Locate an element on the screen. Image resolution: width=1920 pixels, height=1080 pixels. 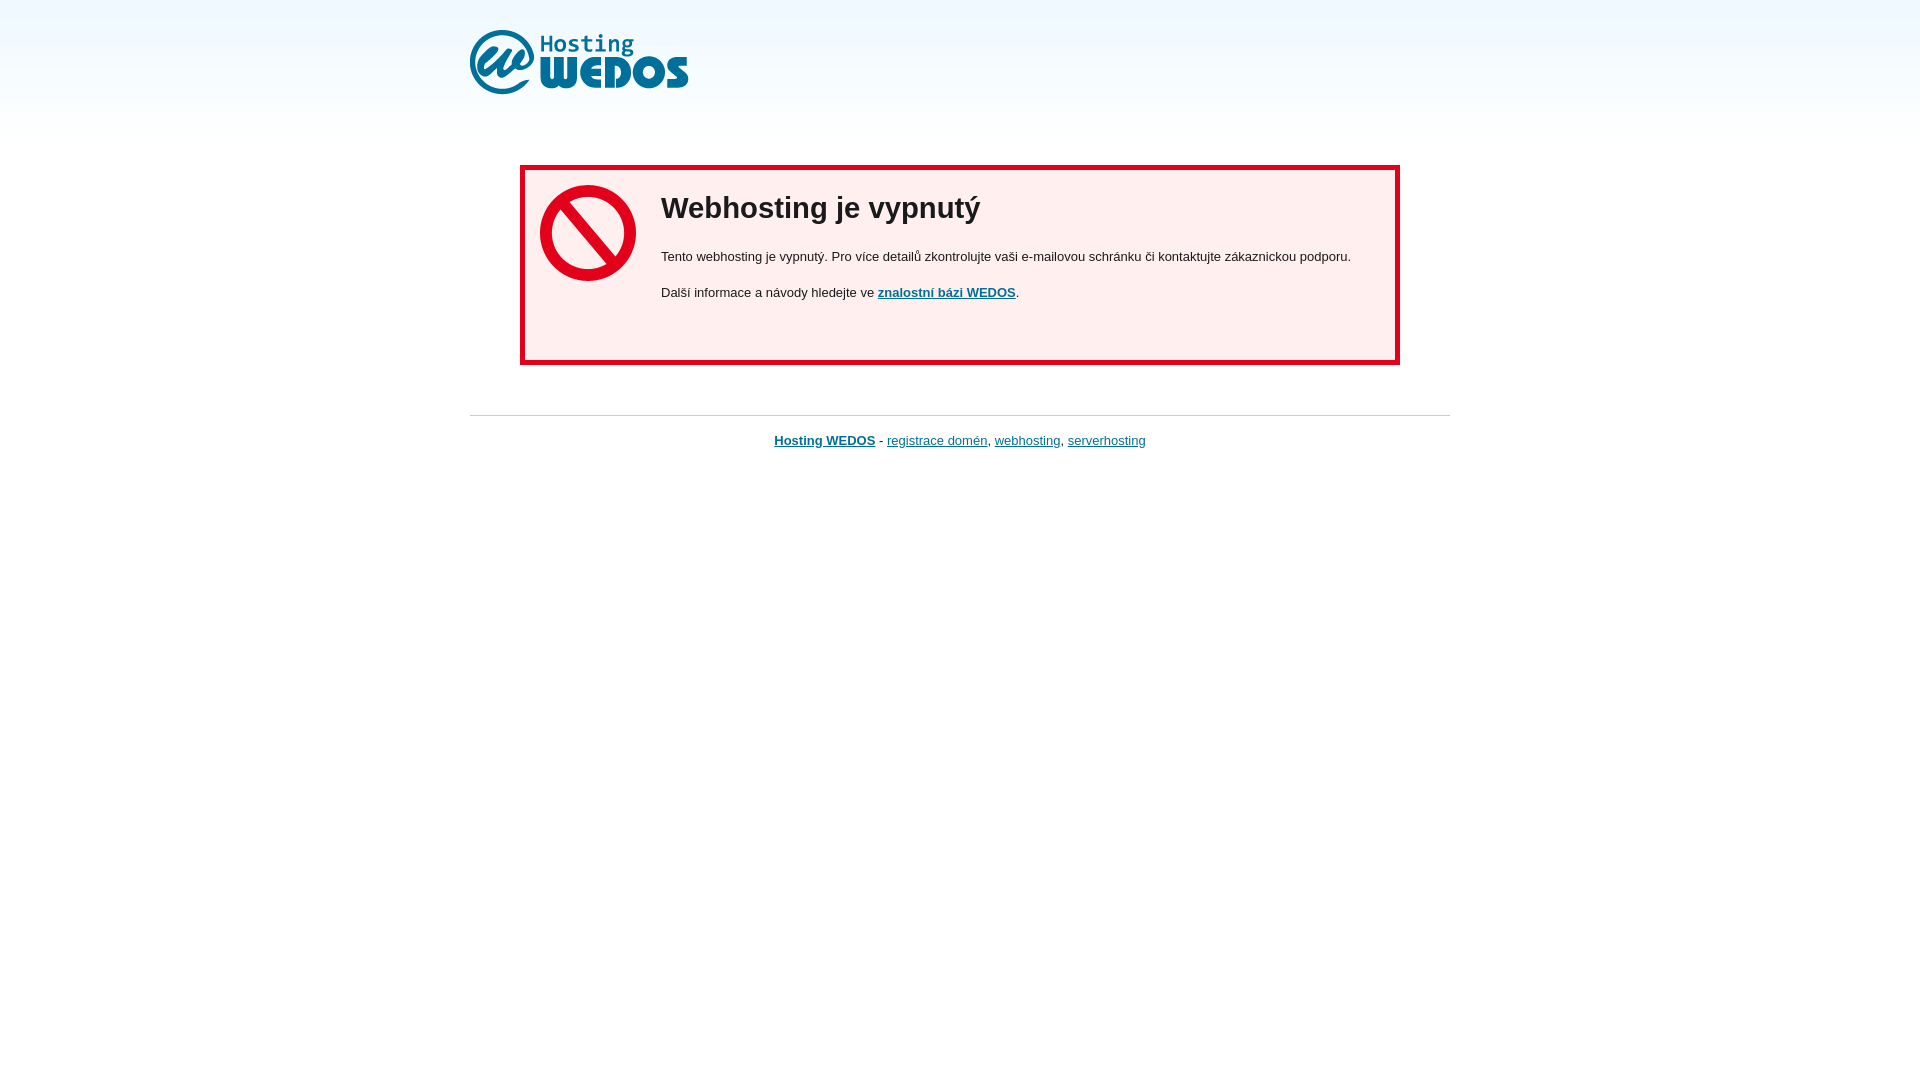
'Hosting WEDOS' is located at coordinates (824, 439).